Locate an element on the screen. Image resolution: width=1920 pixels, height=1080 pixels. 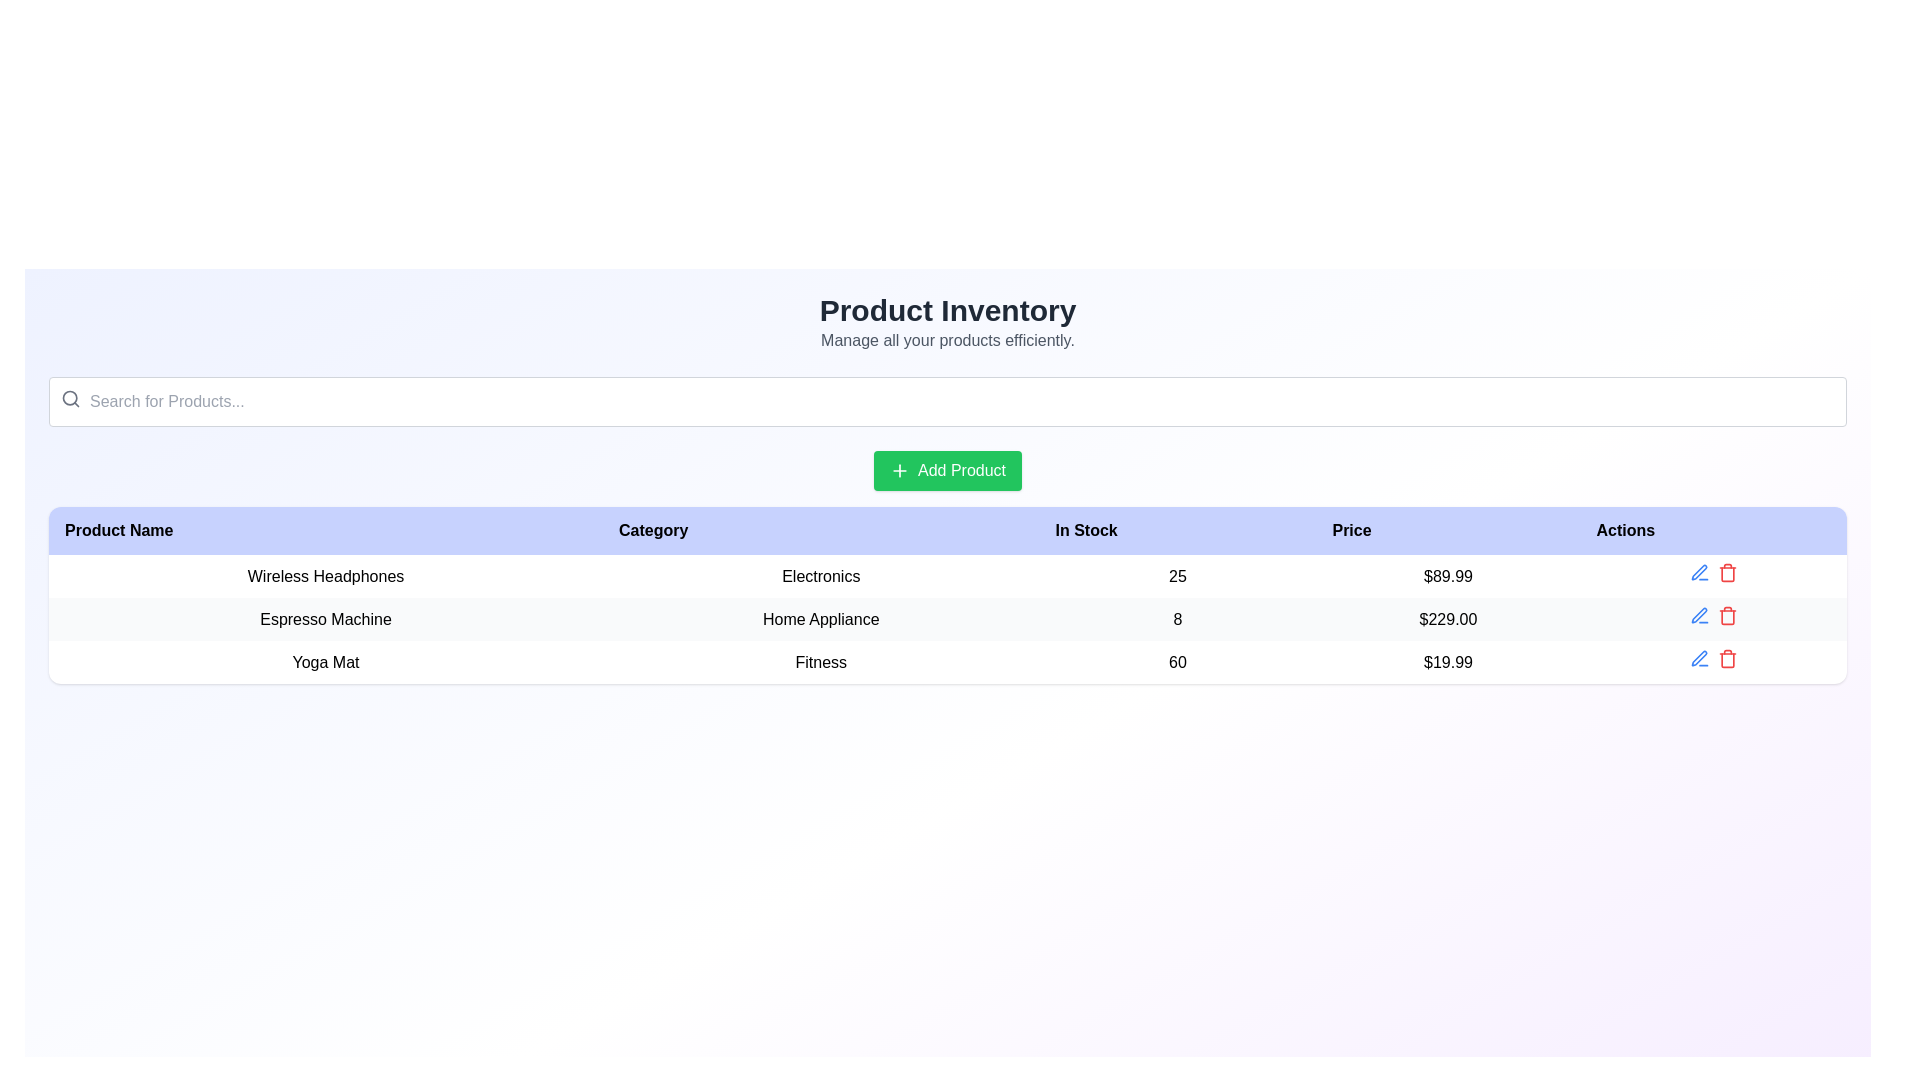
text content of the header section titled 'Product Inventory' with subtitle 'Manage all your products efficiently.' is located at coordinates (947, 322).